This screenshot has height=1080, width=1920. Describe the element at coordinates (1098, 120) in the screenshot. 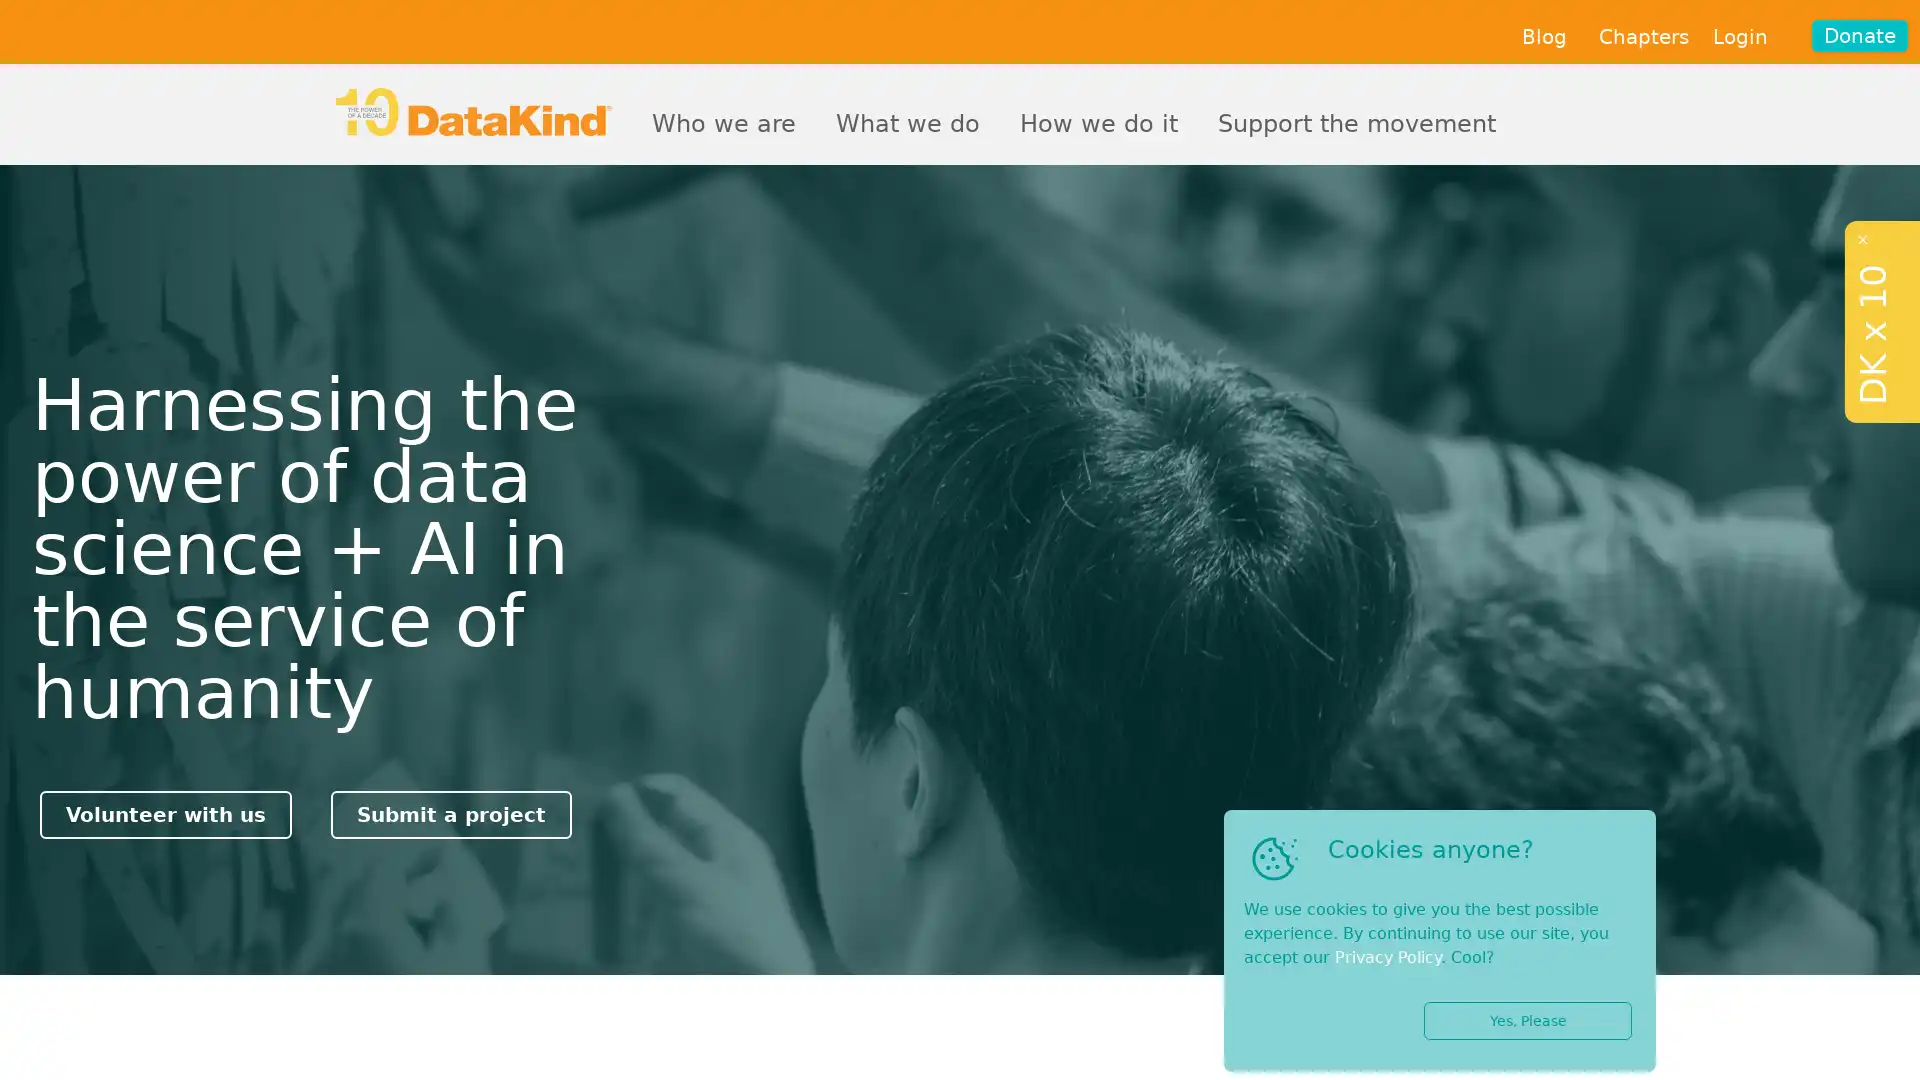

I see `How we do it` at that location.